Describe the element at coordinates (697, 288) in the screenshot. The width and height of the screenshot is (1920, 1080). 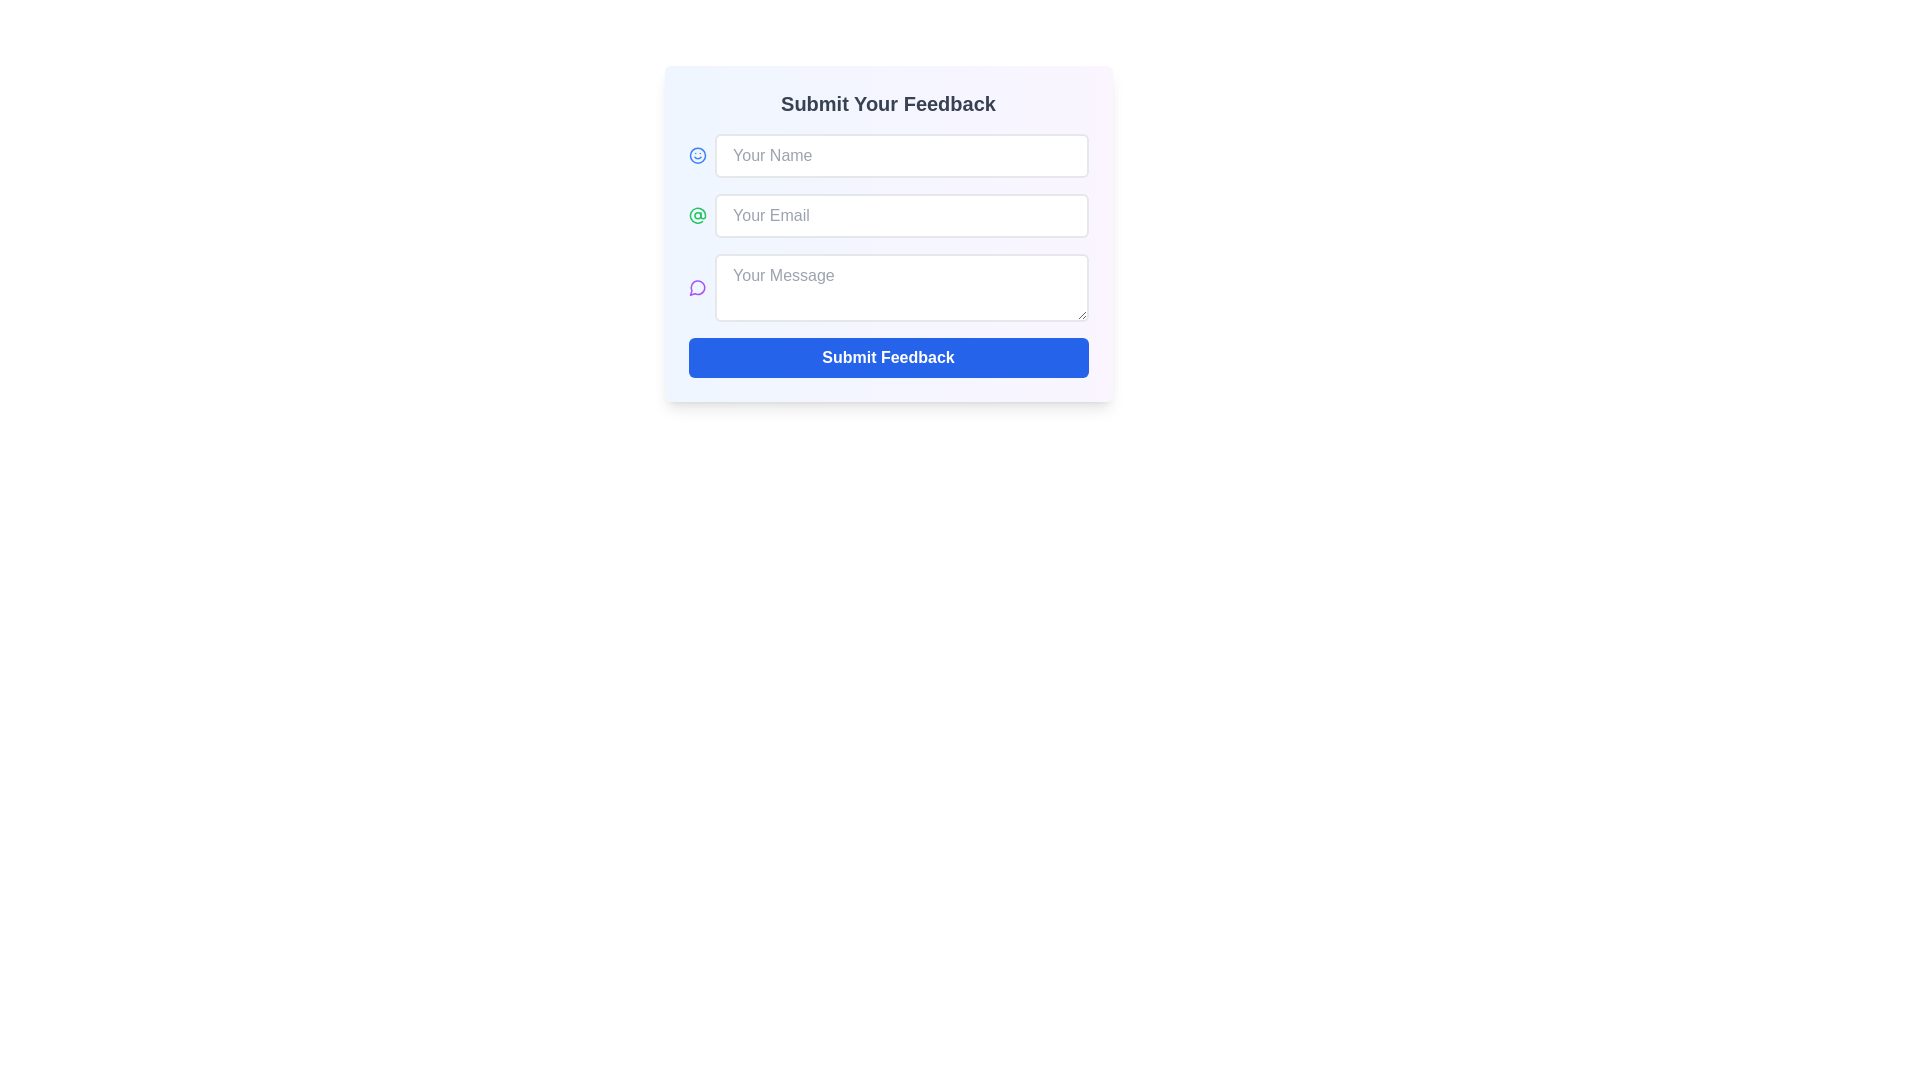
I see `the circular icon resembling a speech bubble with a purple outline, located to the left of the 'Your Message' input field in the 'Submit Your Feedback' form` at that location.